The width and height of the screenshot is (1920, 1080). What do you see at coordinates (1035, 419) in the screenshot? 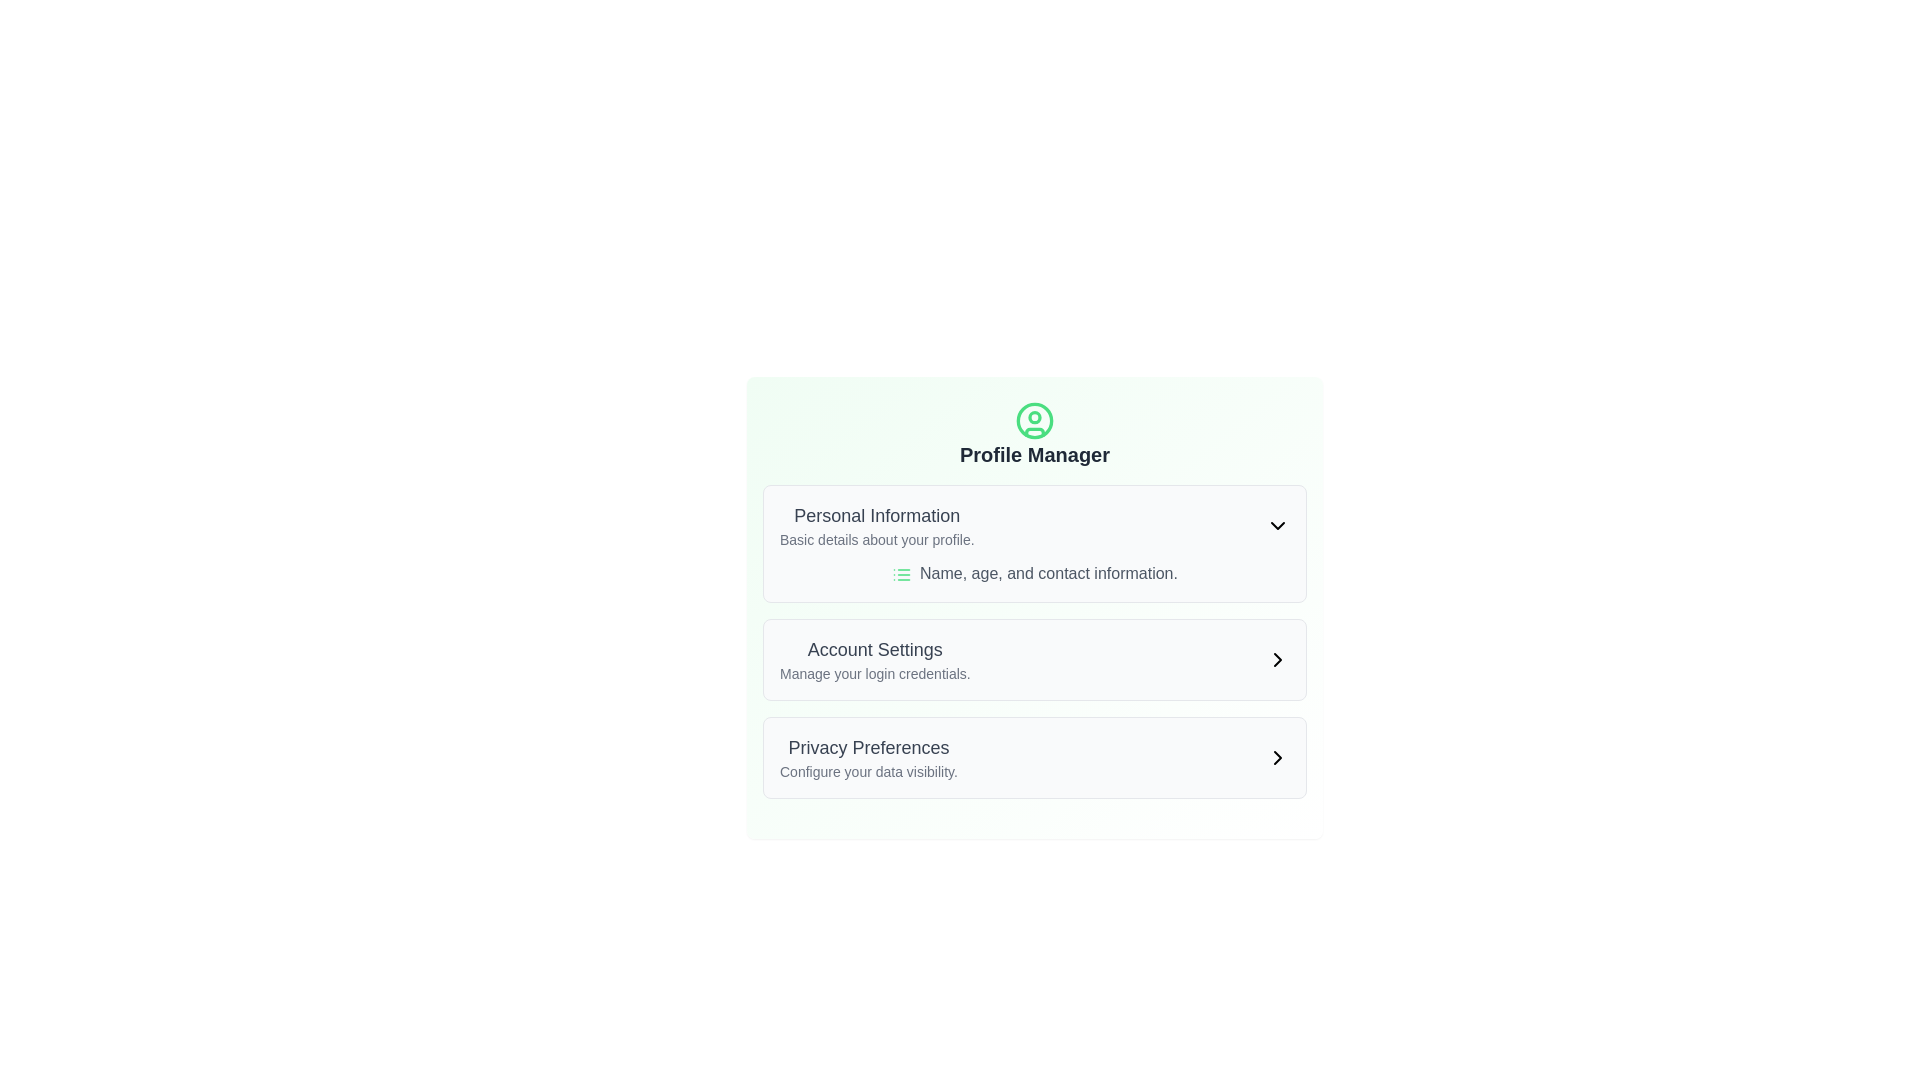
I see `the circular shape with a green outline, located above the 'Profile Manager' heading, which is centrally positioned within a larger circle` at bounding box center [1035, 419].